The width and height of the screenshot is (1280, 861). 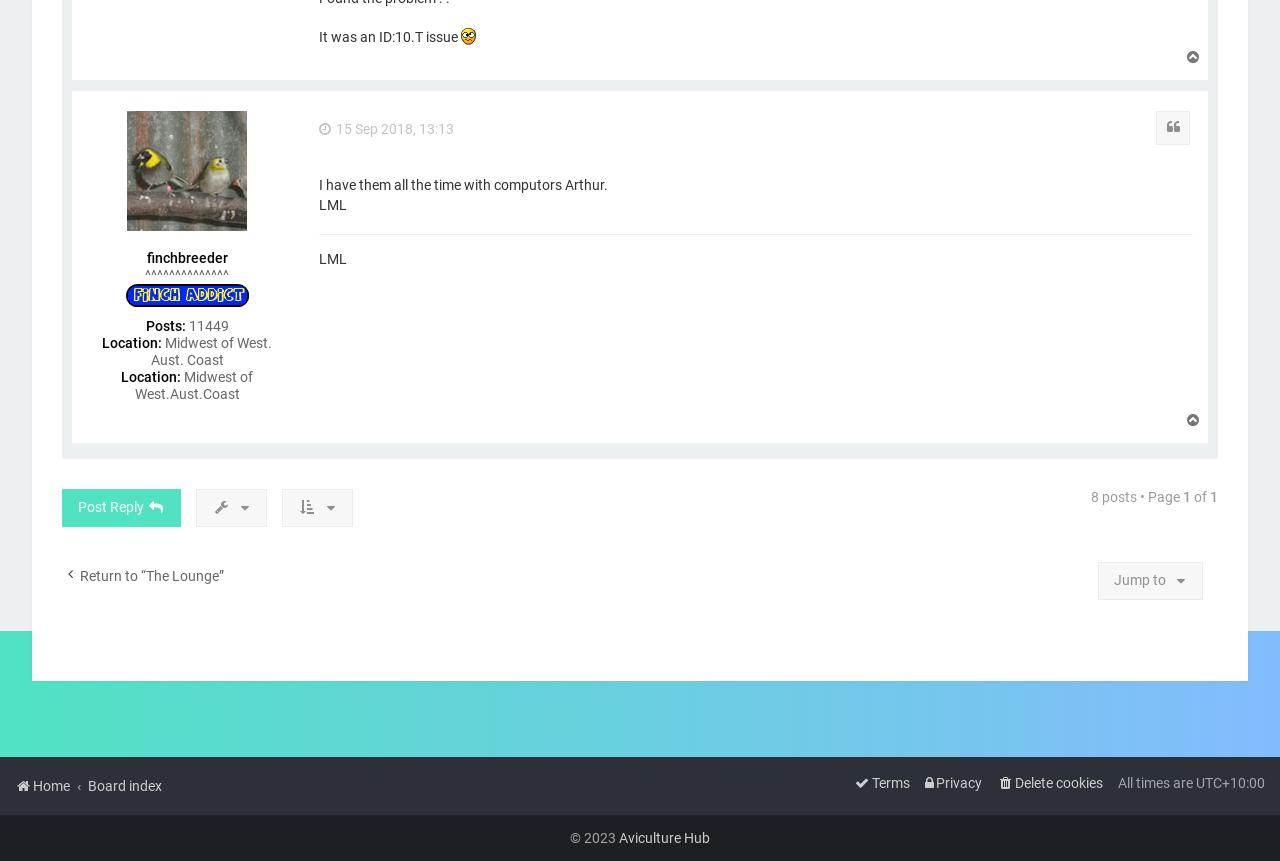 I want to click on 'Midwest of West. Aust. Coast', so click(x=210, y=350).